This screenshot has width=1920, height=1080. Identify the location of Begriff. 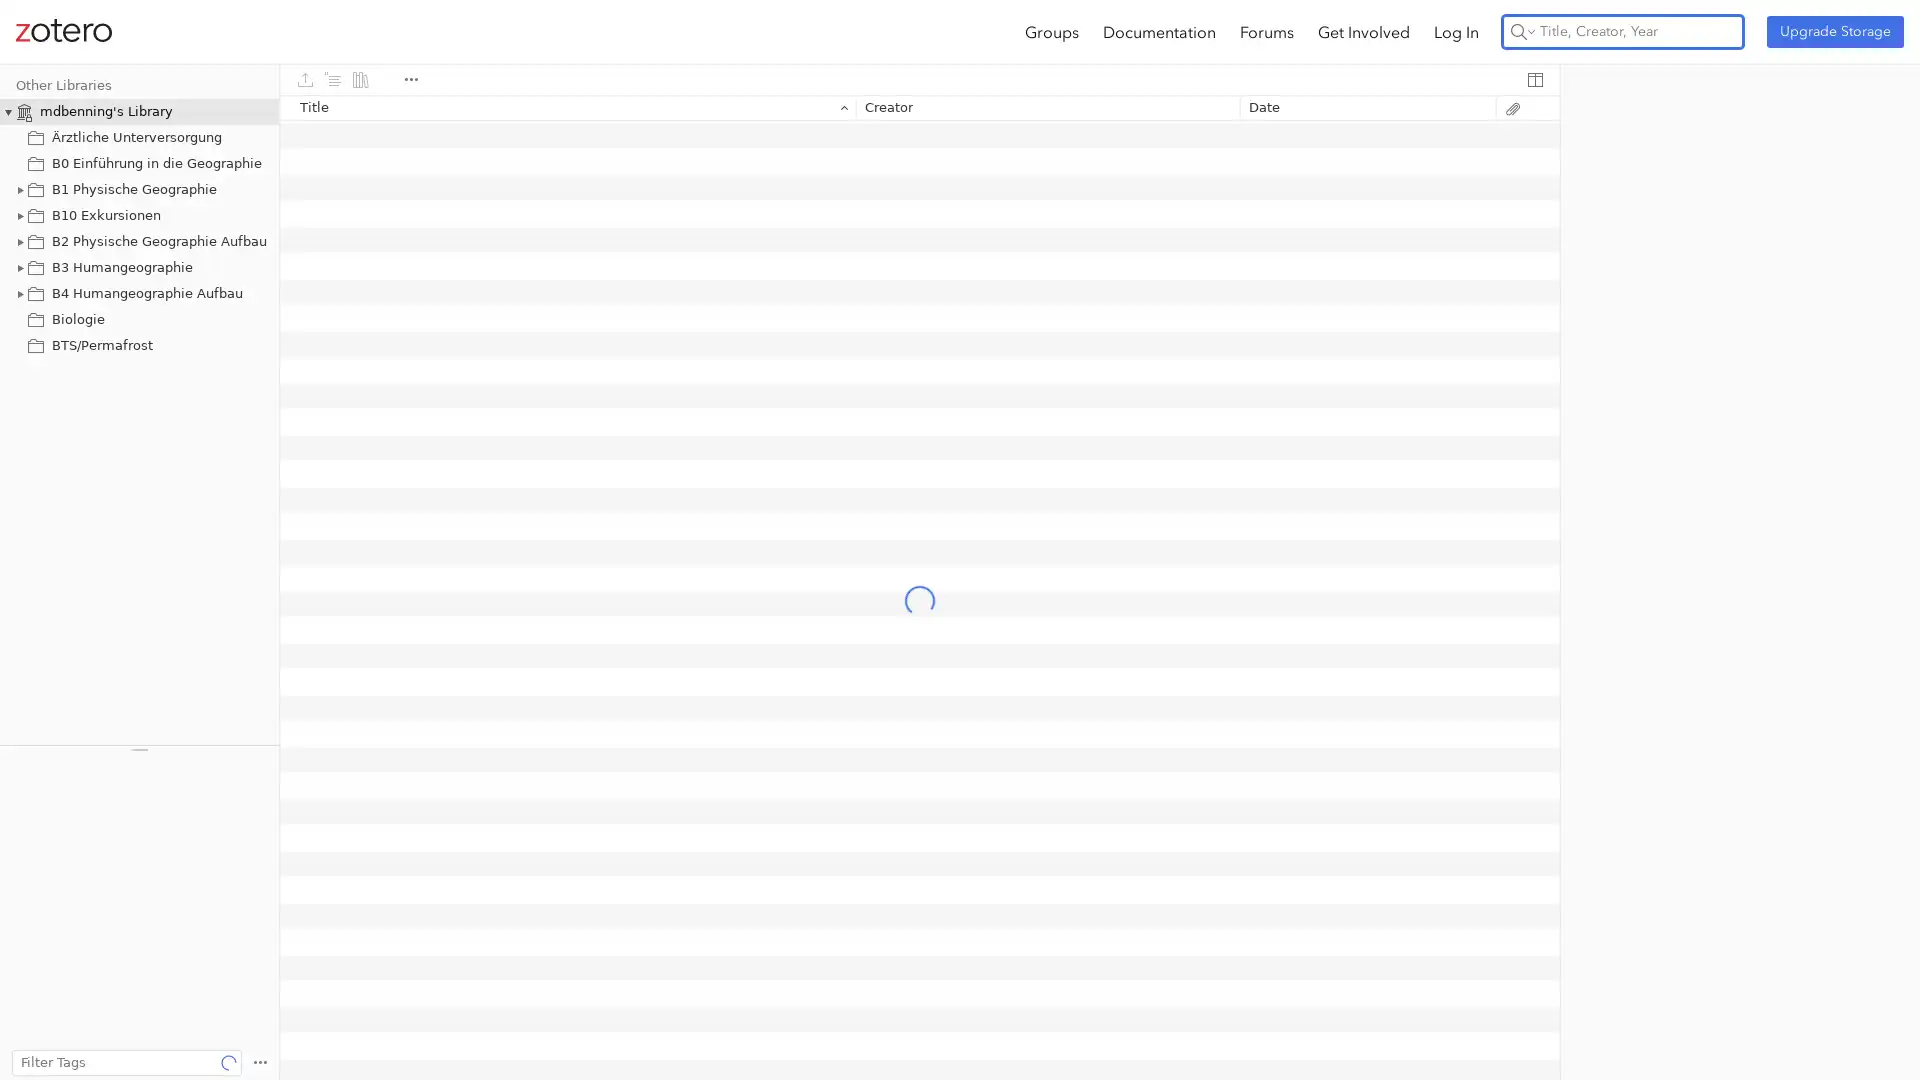
(221, 793).